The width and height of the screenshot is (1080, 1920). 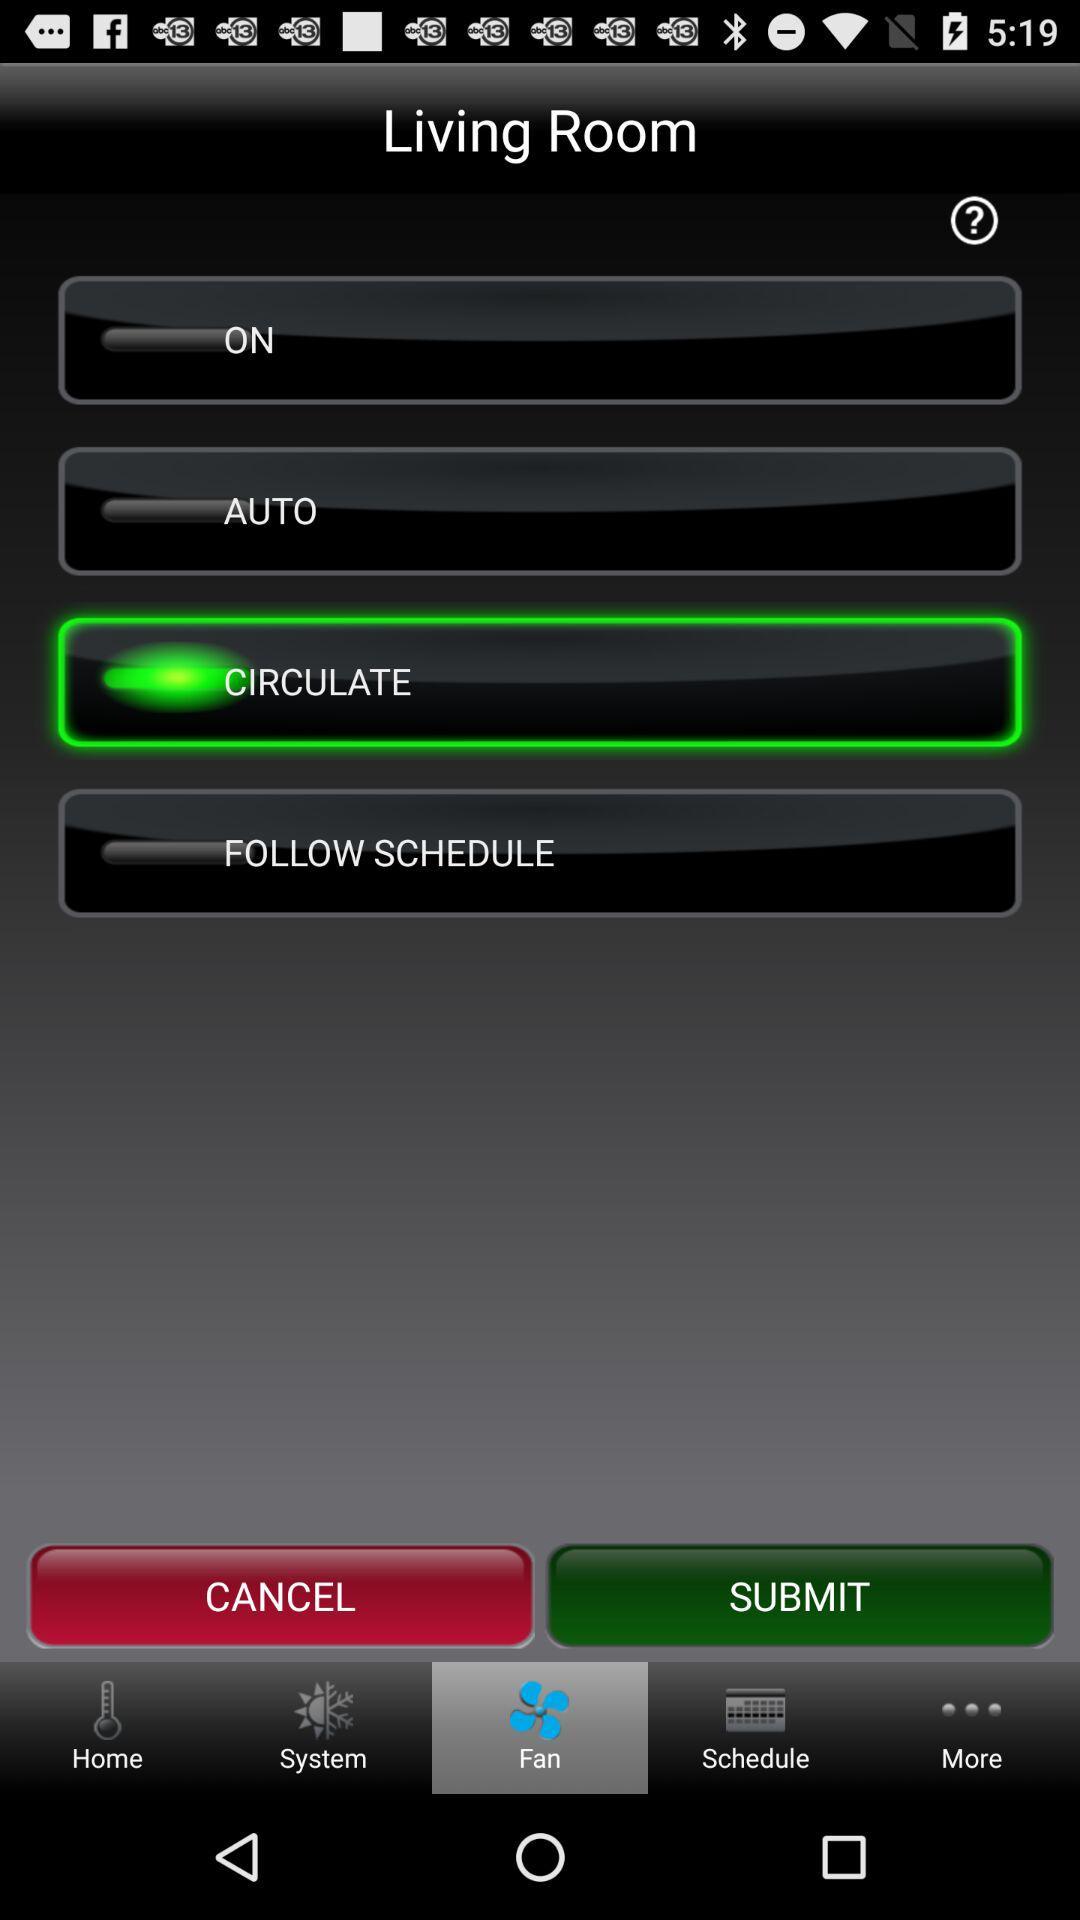 What do you see at coordinates (540, 509) in the screenshot?
I see `auto icon` at bounding box center [540, 509].